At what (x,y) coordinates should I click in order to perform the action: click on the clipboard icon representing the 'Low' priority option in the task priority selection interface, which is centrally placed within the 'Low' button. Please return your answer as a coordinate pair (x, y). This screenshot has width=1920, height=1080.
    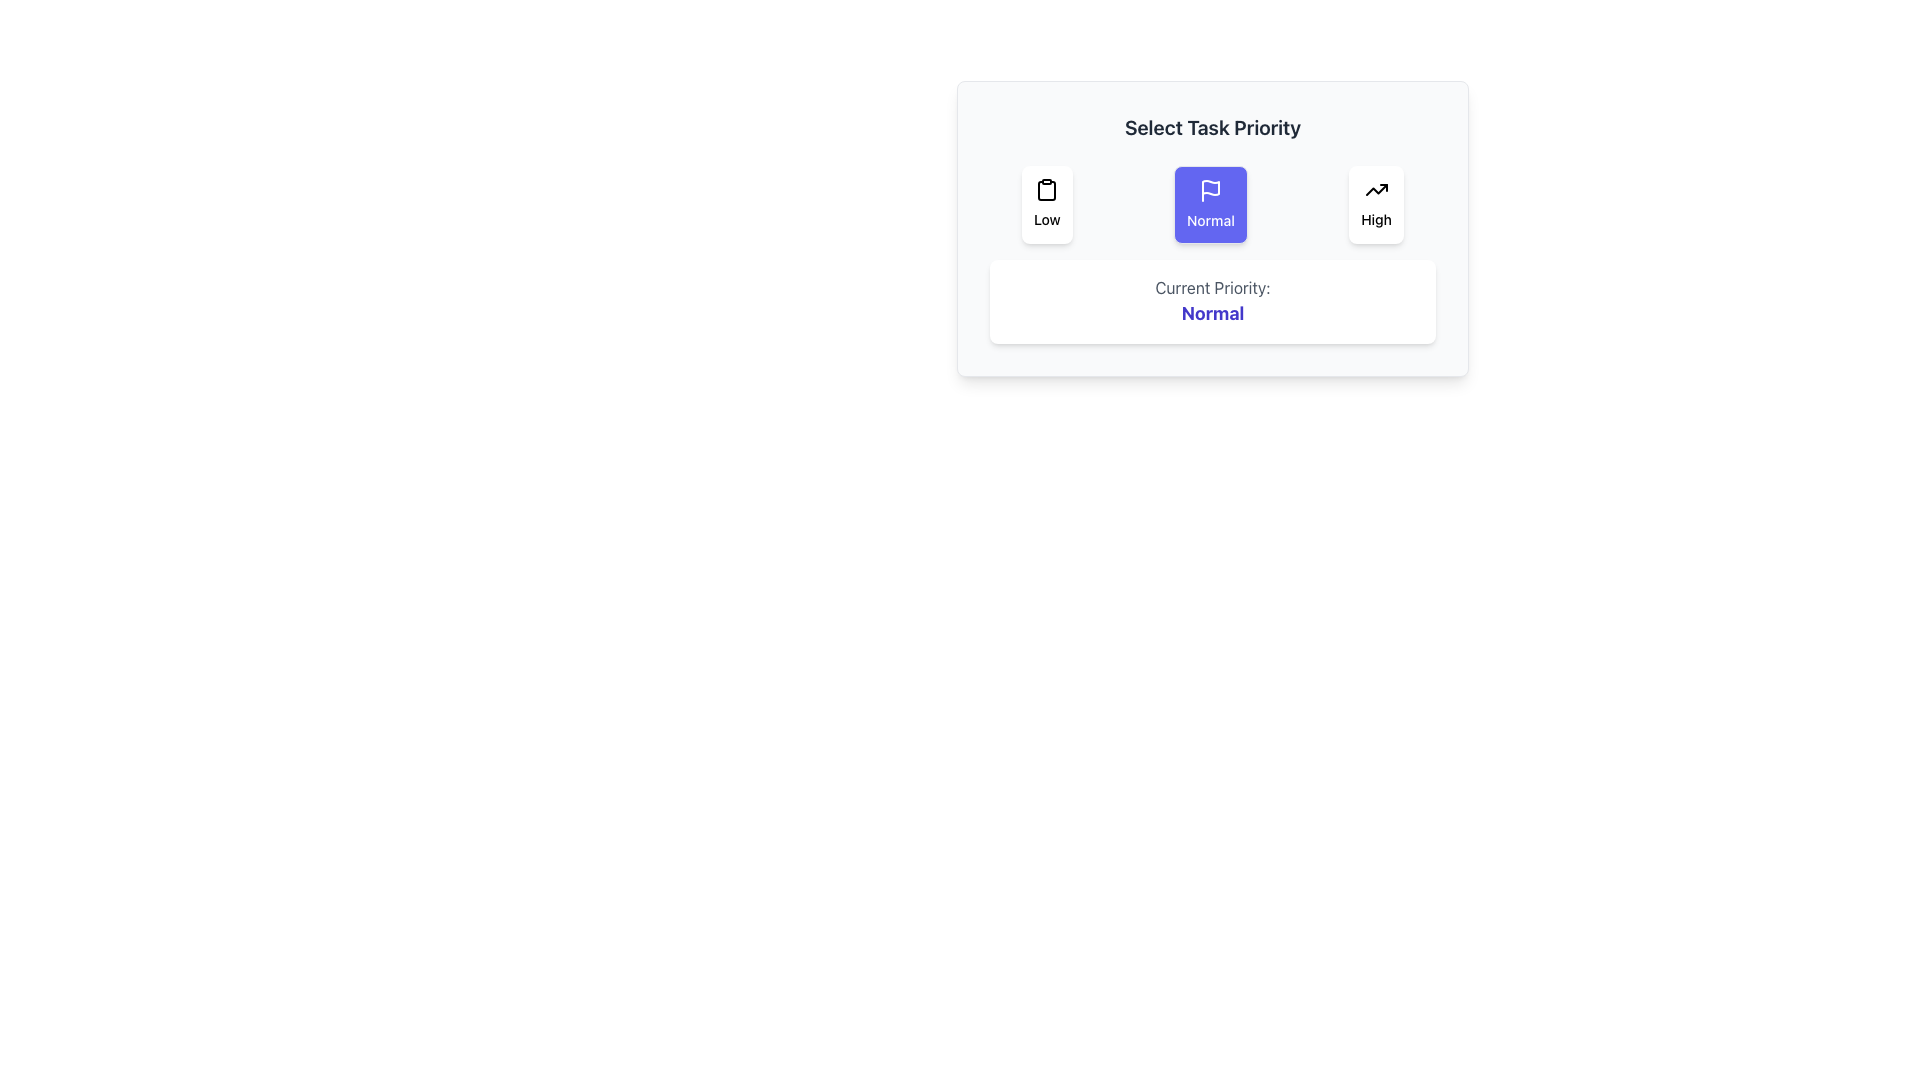
    Looking at the image, I should click on (1046, 189).